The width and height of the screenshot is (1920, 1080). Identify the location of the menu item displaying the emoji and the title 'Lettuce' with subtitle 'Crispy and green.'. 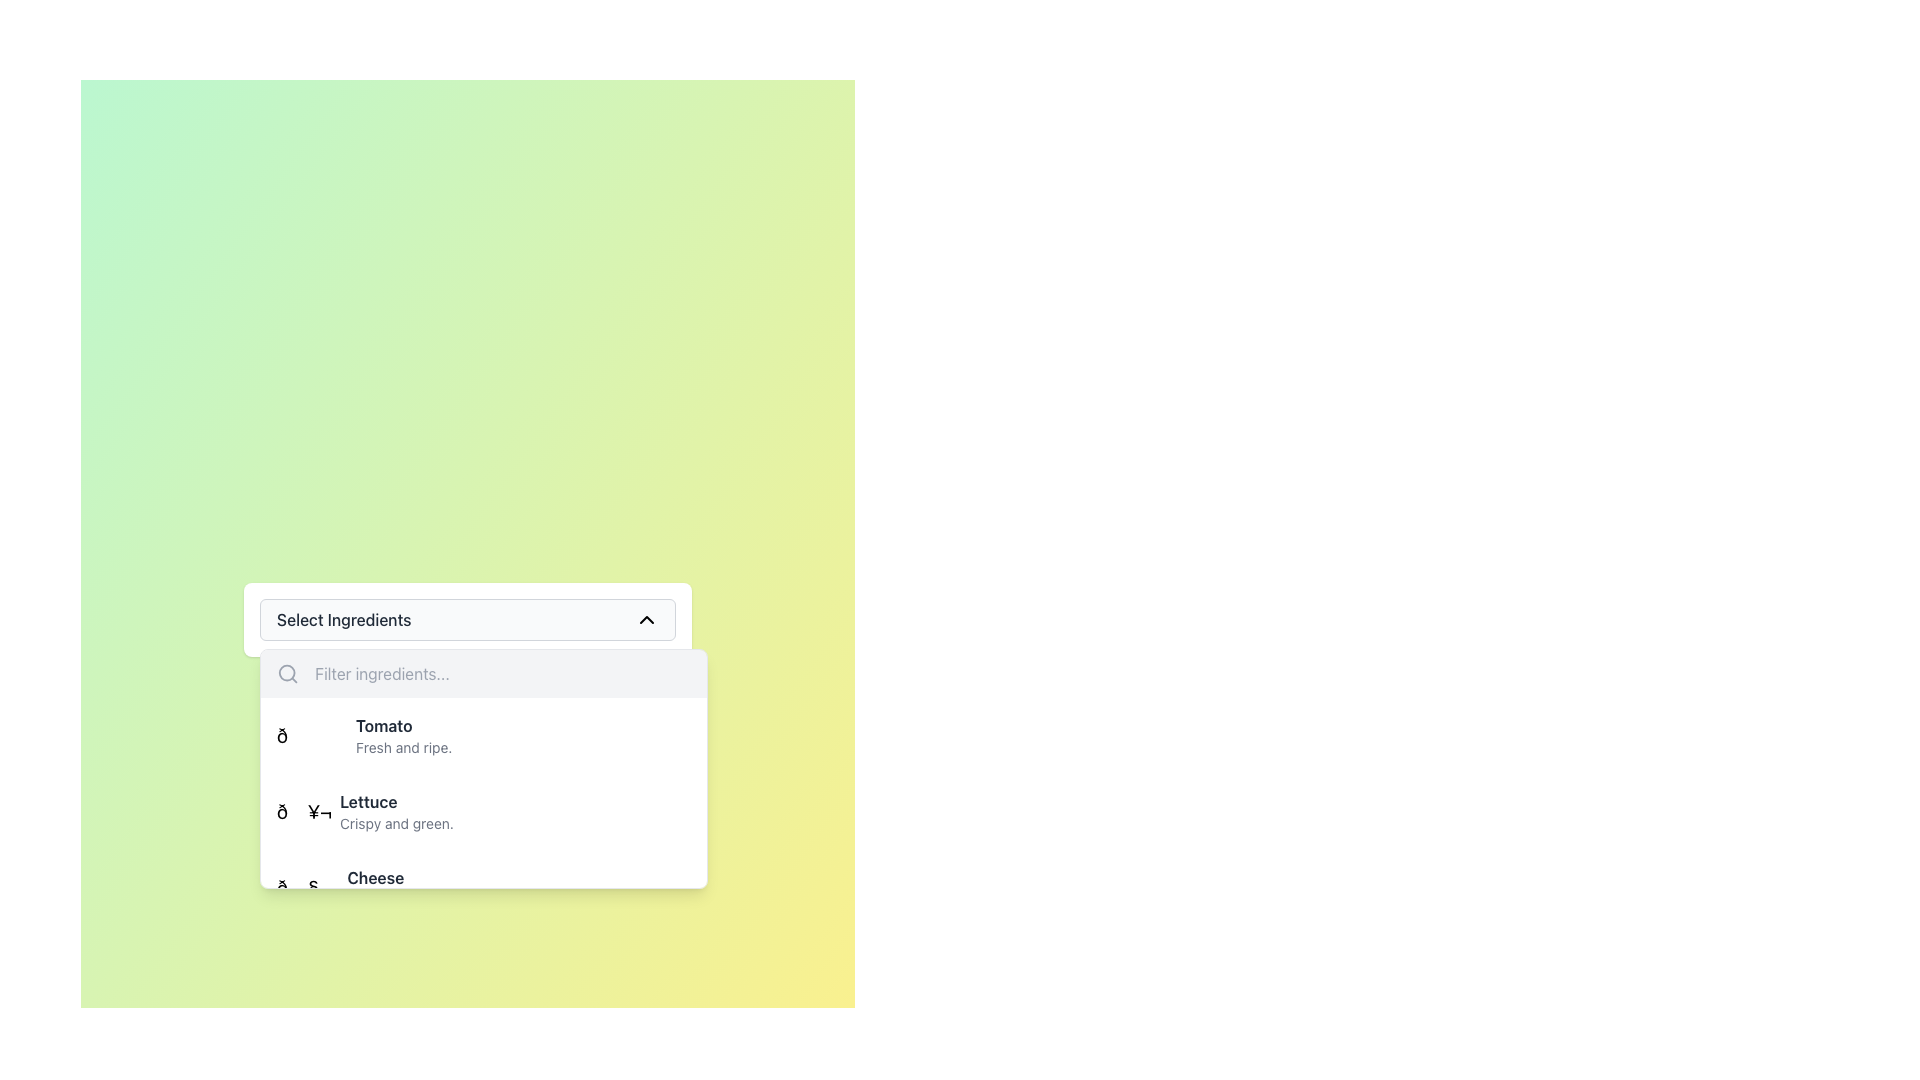
(484, 812).